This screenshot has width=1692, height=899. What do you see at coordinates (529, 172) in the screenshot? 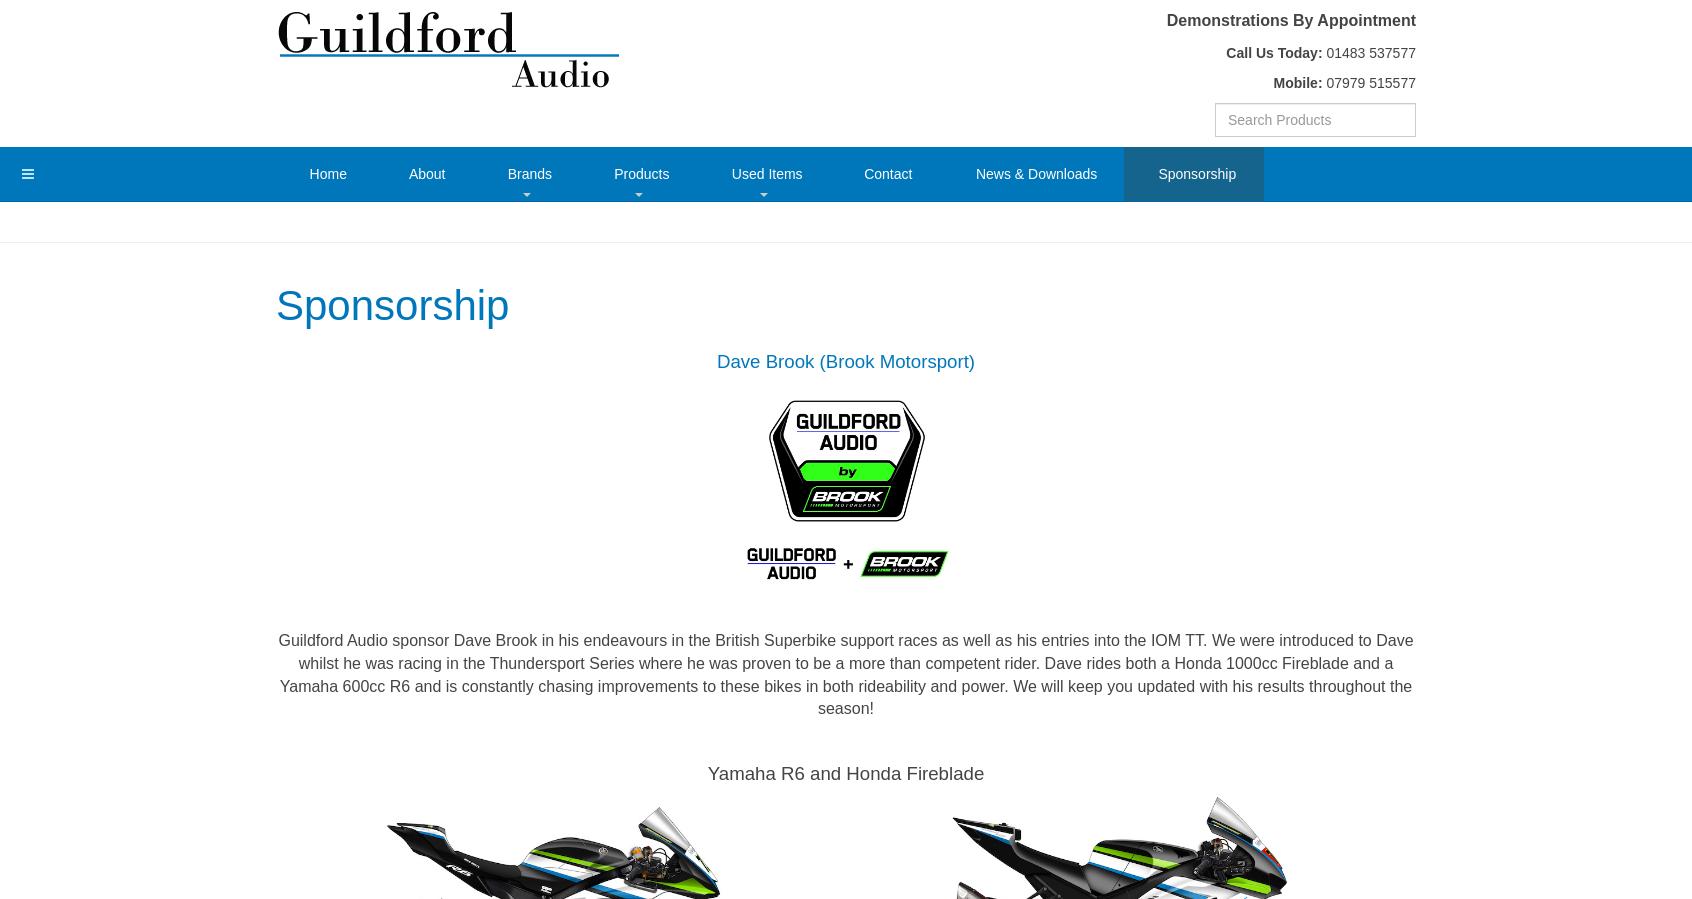
I see `'Brands'` at bounding box center [529, 172].